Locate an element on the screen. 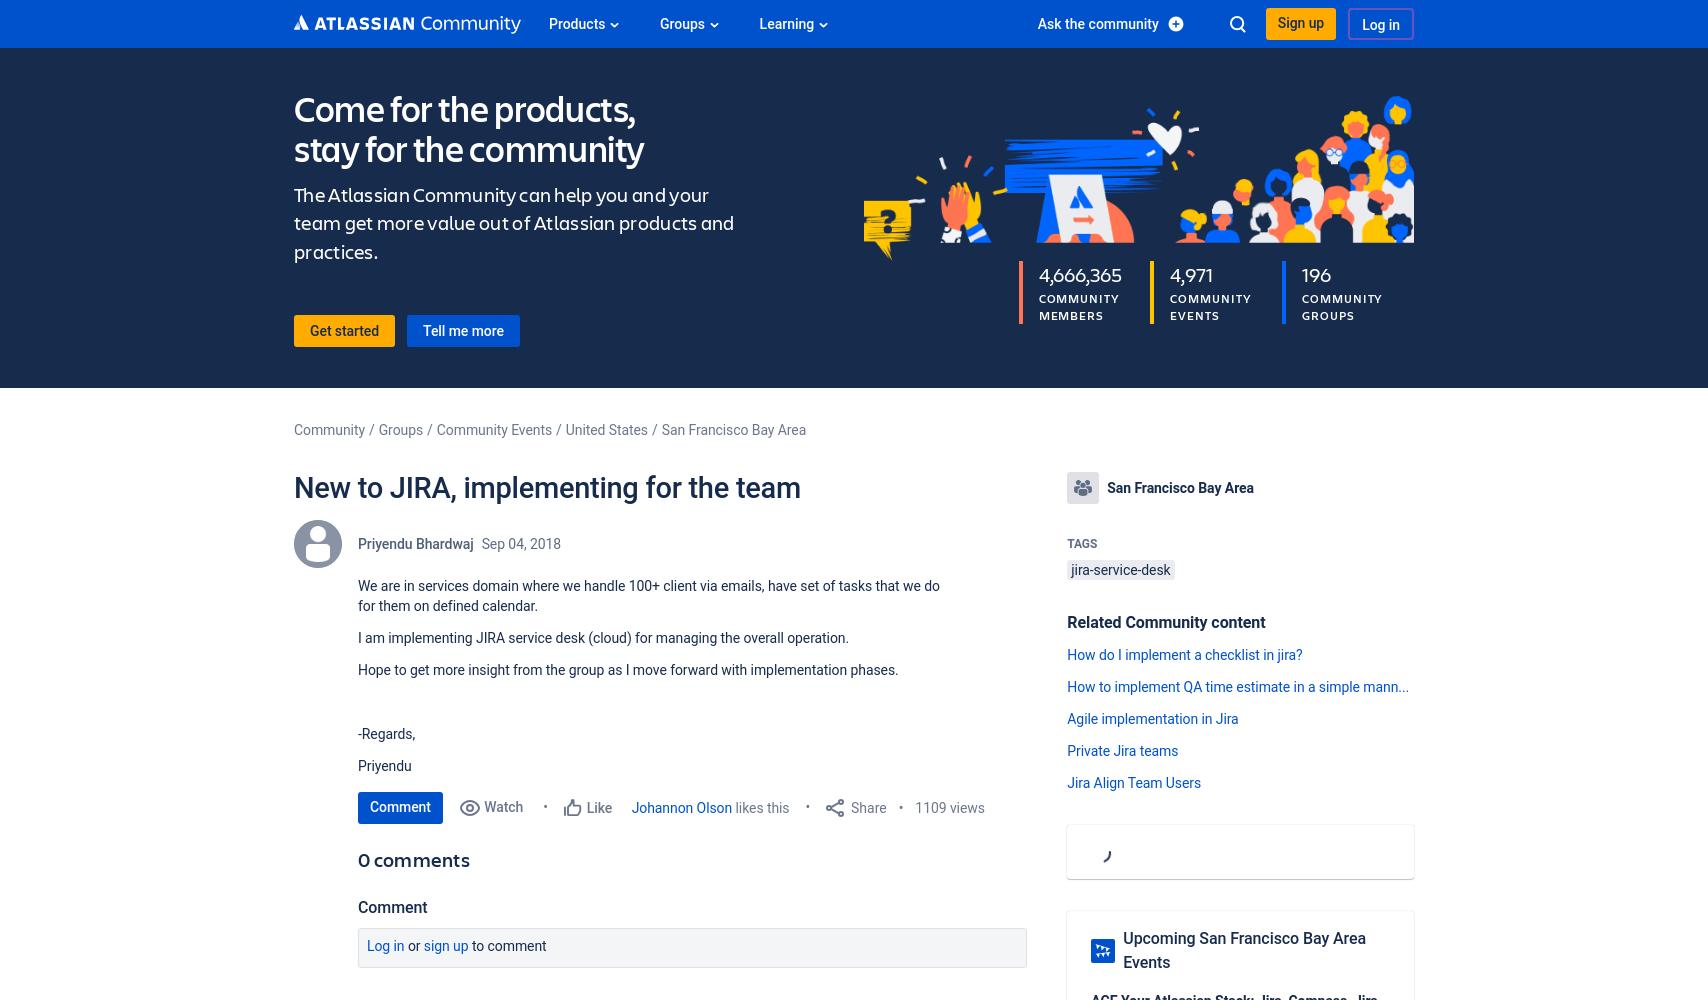 Image resolution: width=1708 pixels, height=1000 pixels. 'How do I implement a checklist in jira?' is located at coordinates (1184, 655).